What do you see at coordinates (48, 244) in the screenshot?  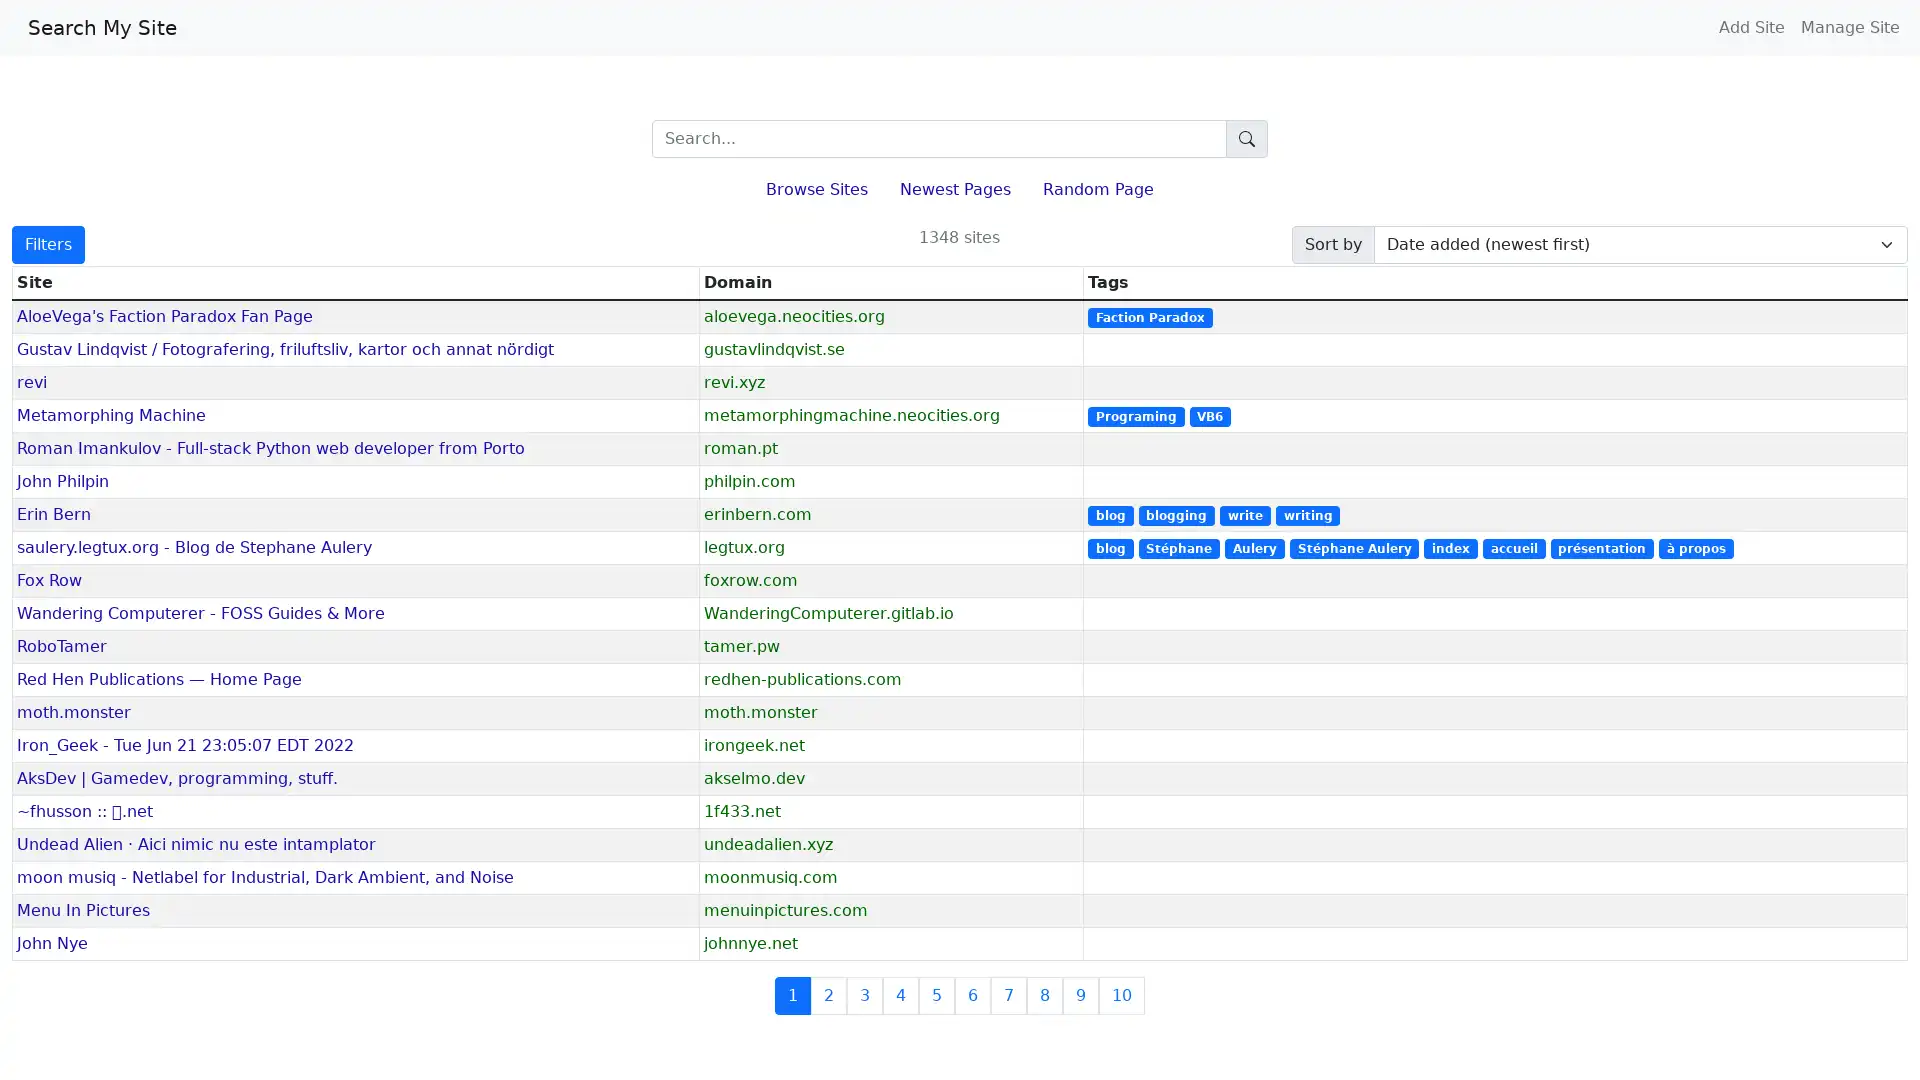 I see `Filters` at bounding box center [48, 244].